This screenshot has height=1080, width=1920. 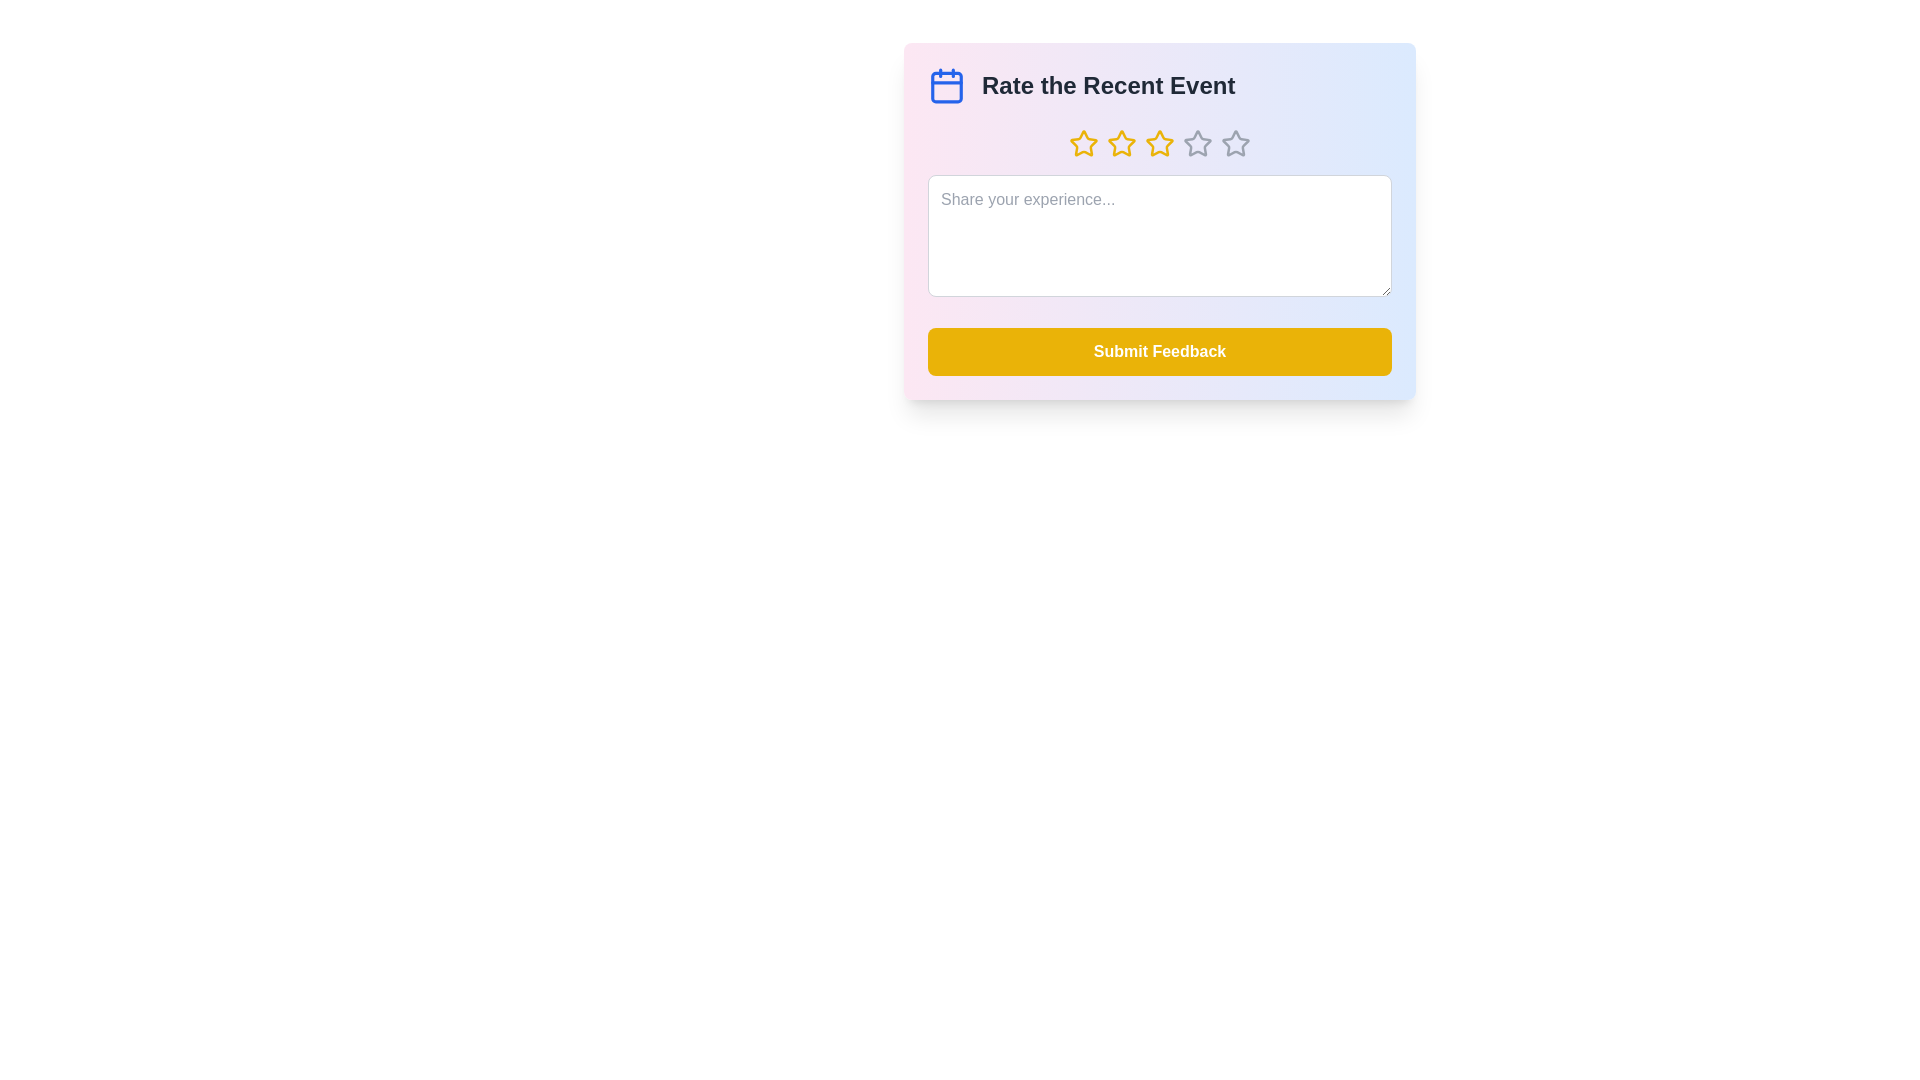 What do you see at coordinates (1083, 142) in the screenshot?
I see `the star corresponding to the desired rating of 1` at bounding box center [1083, 142].